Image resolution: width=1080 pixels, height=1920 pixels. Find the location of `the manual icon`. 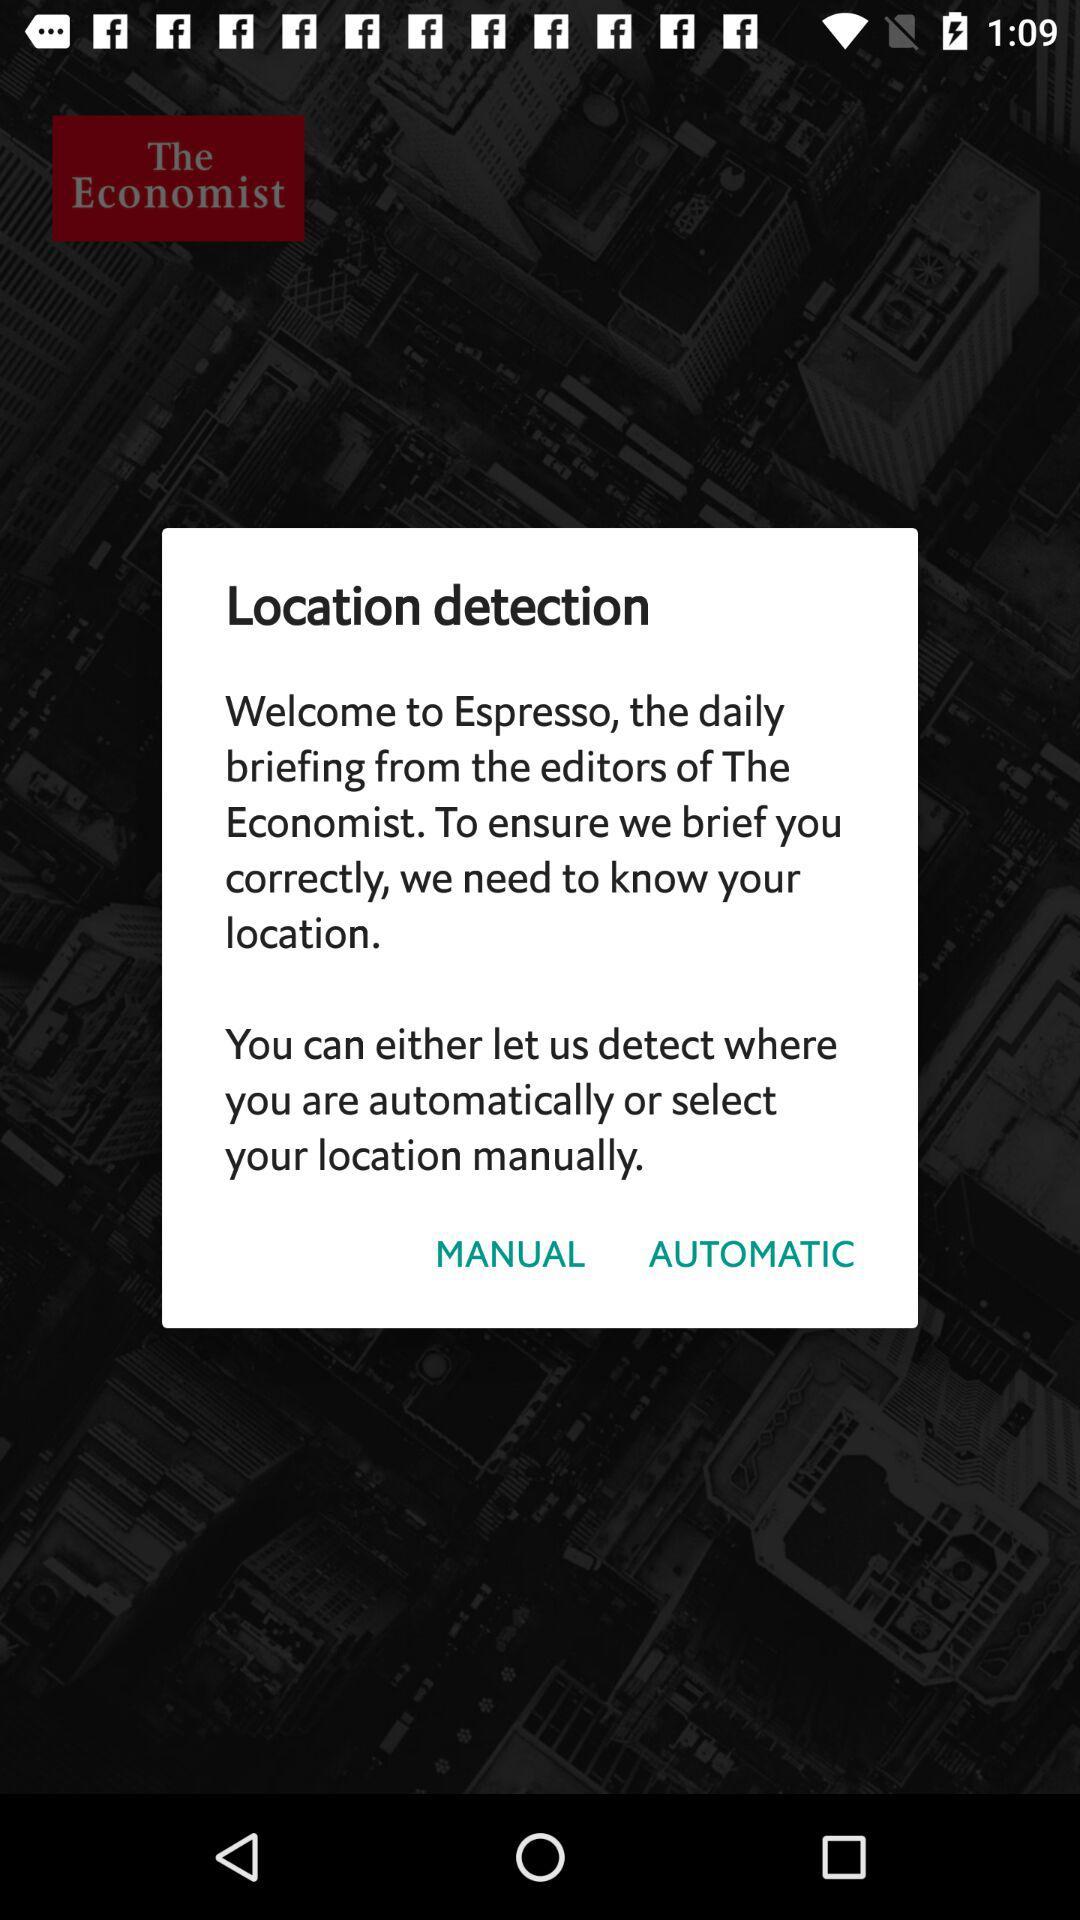

the manual icon is located at coordinates (509, 1253).